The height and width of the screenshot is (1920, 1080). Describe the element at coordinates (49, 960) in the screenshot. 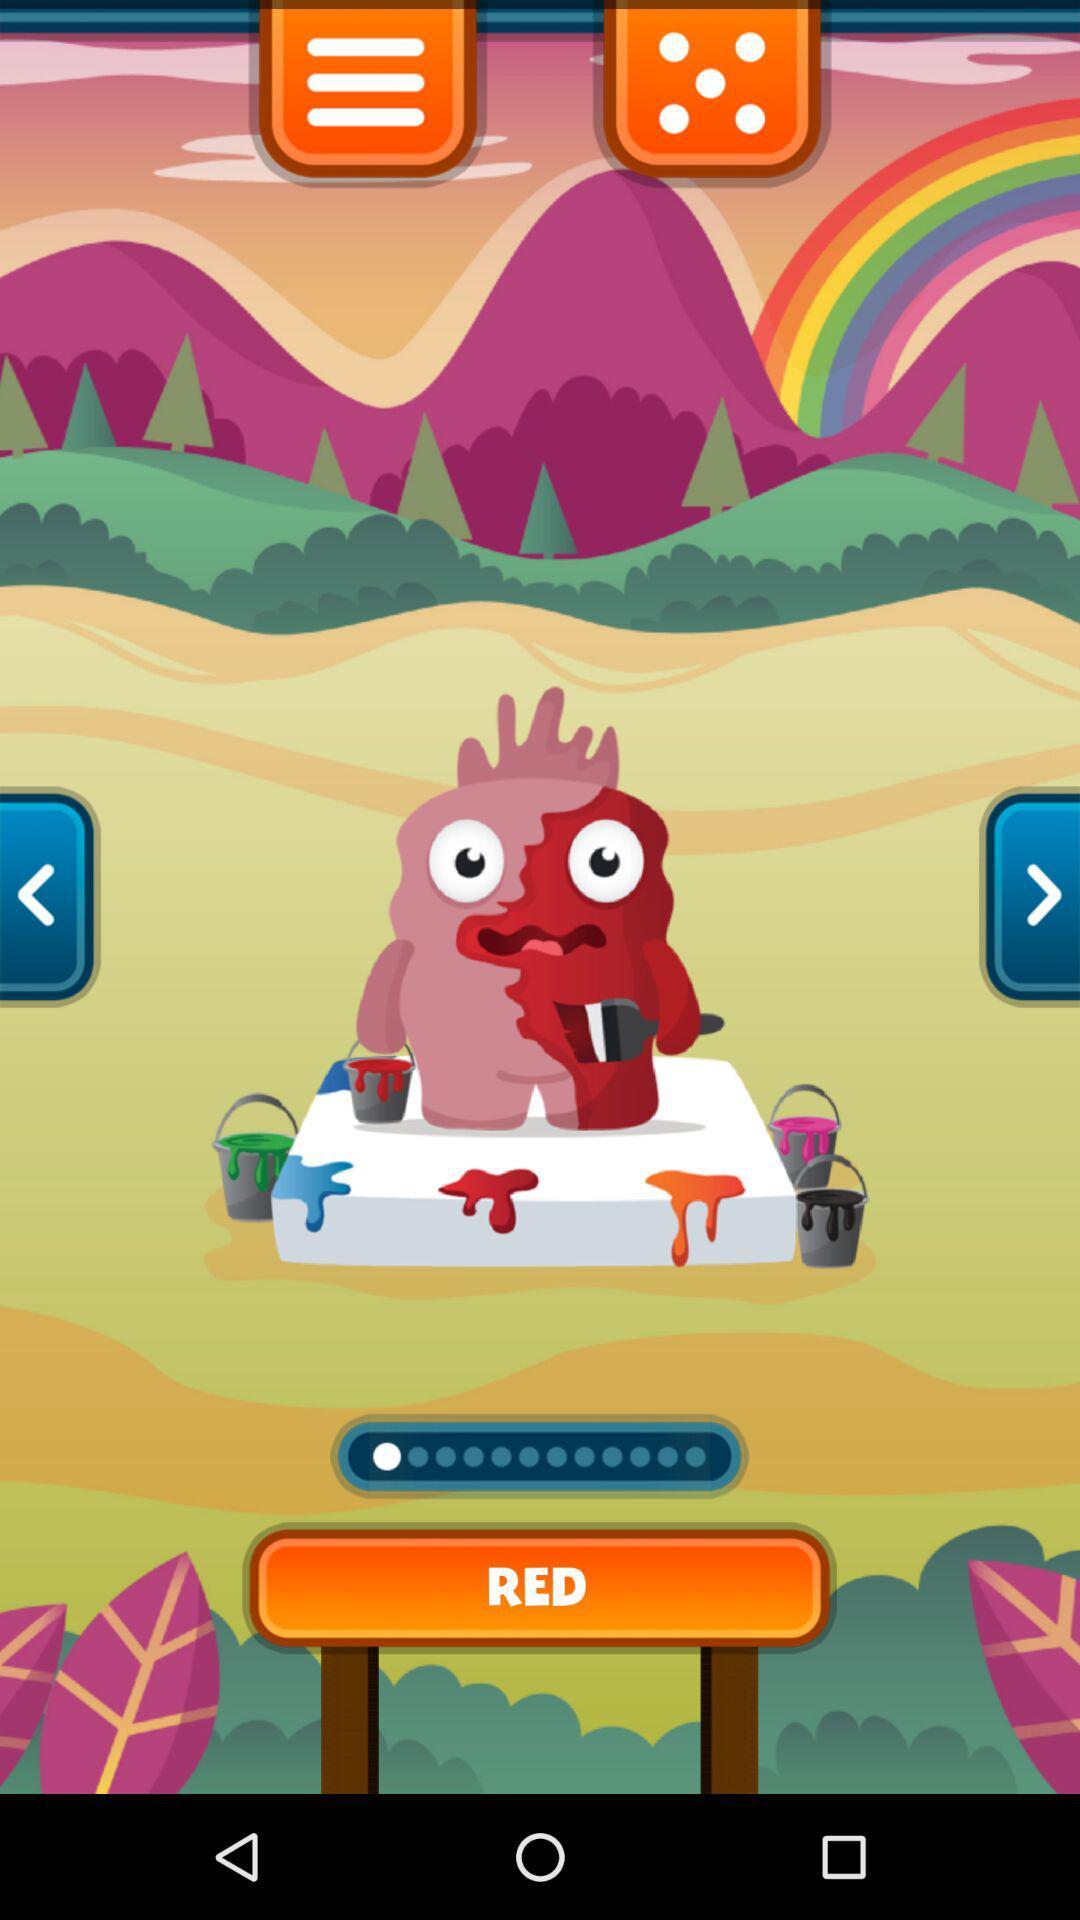

I see `the share icon` at that location.